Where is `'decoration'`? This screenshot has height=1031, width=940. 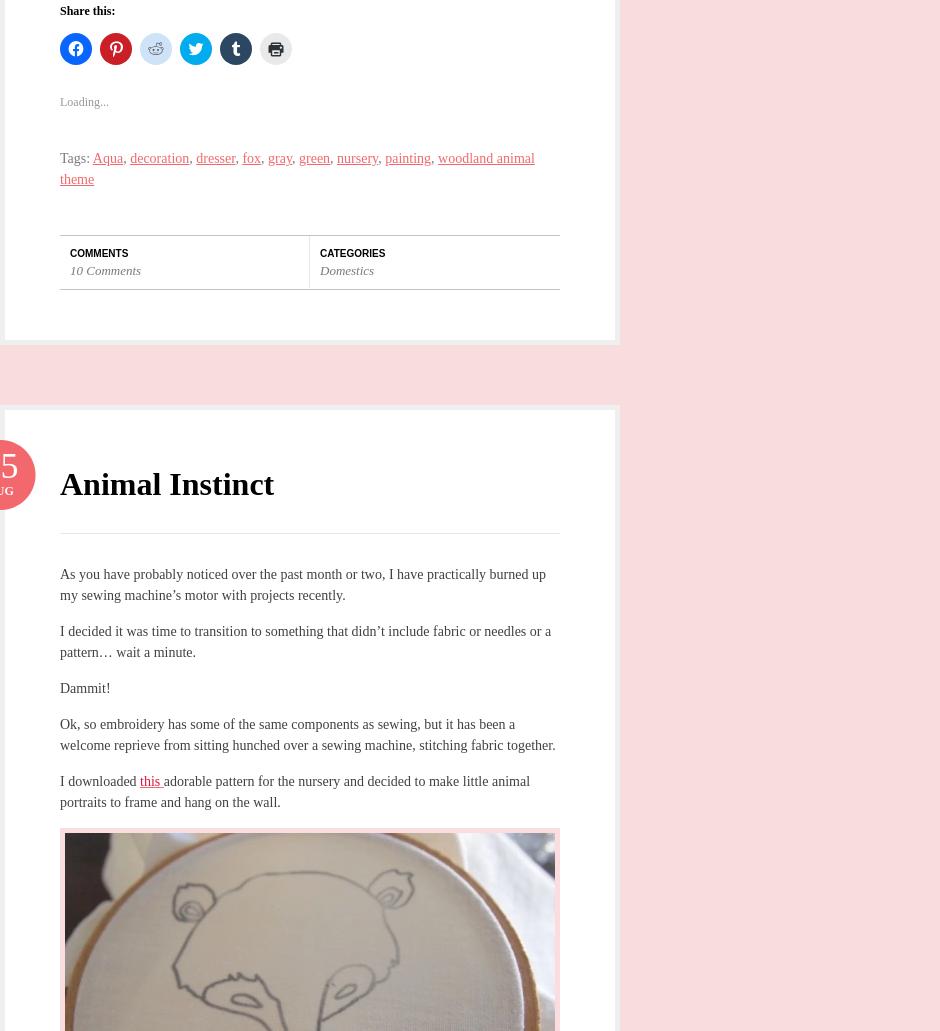 'decoration' is located at coordinates (159, 157).